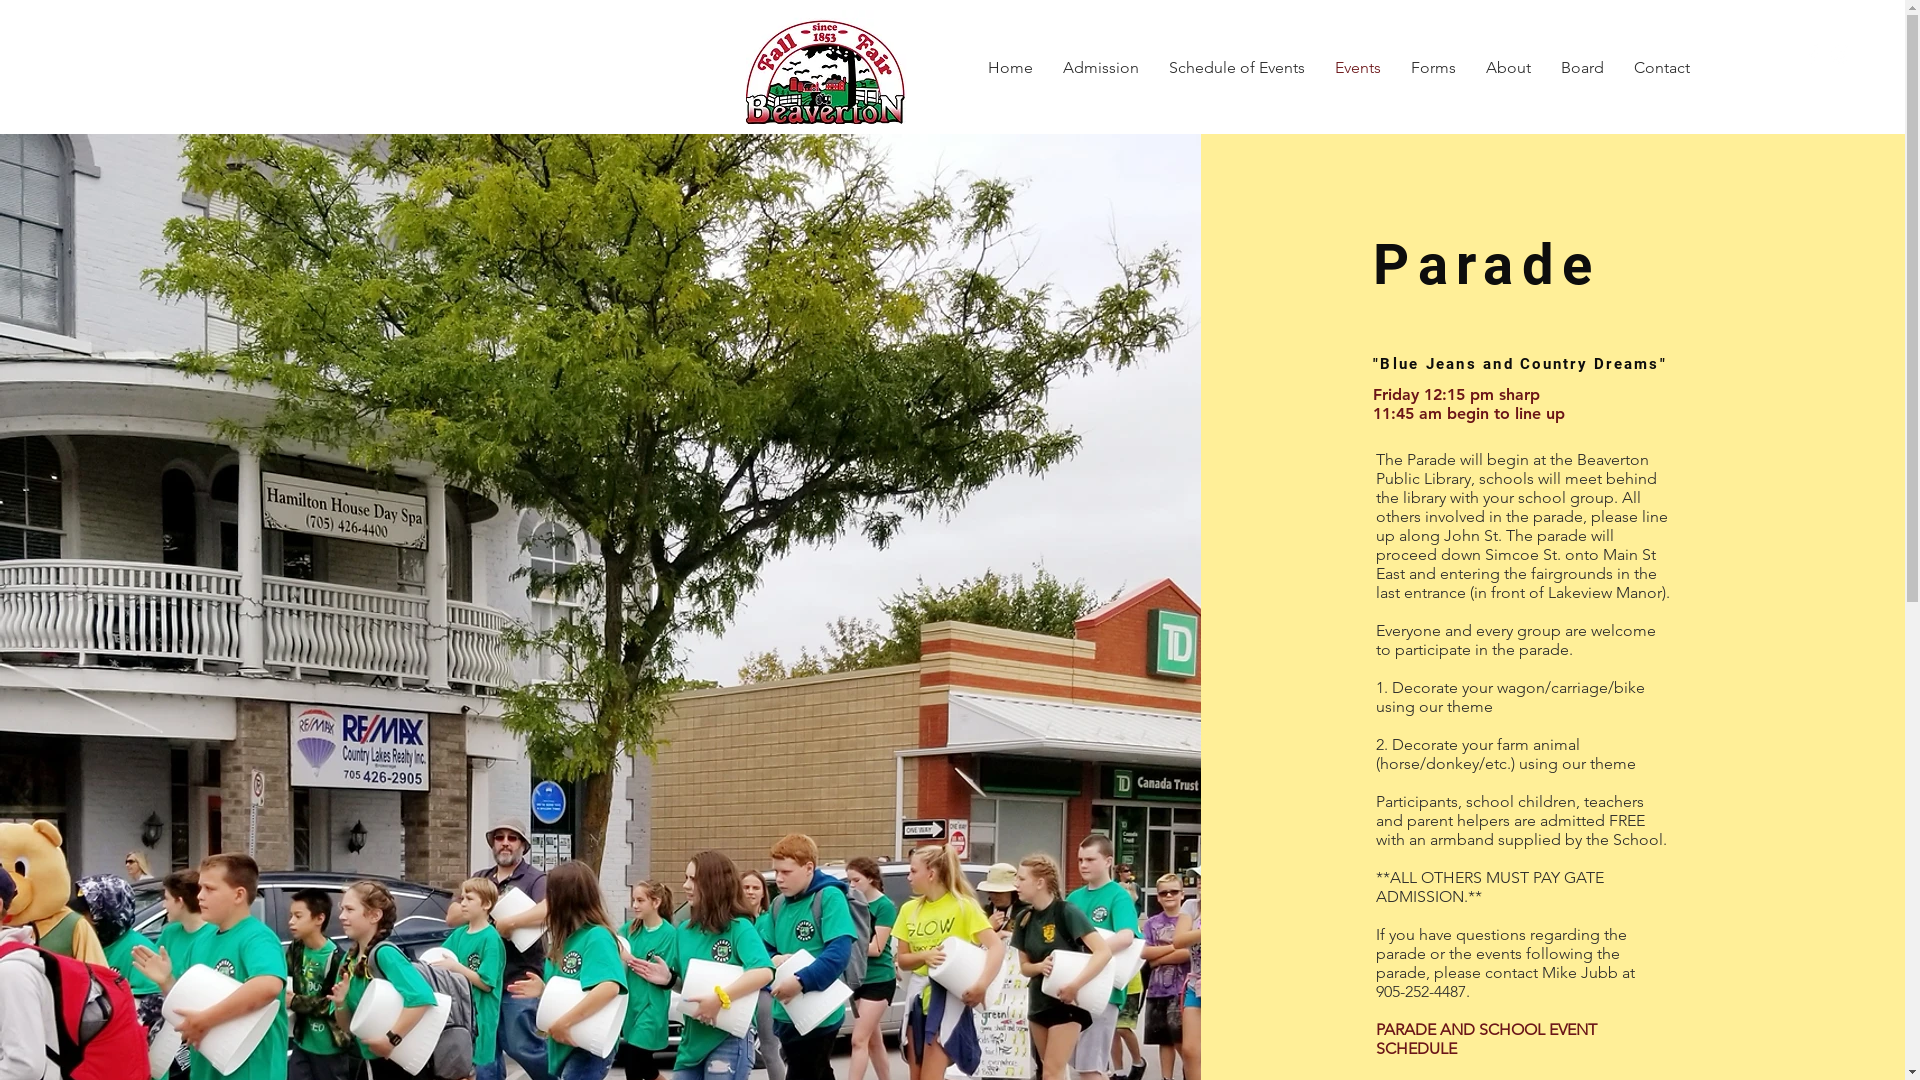  I want to click on 'Contact', so click(1661, 67).